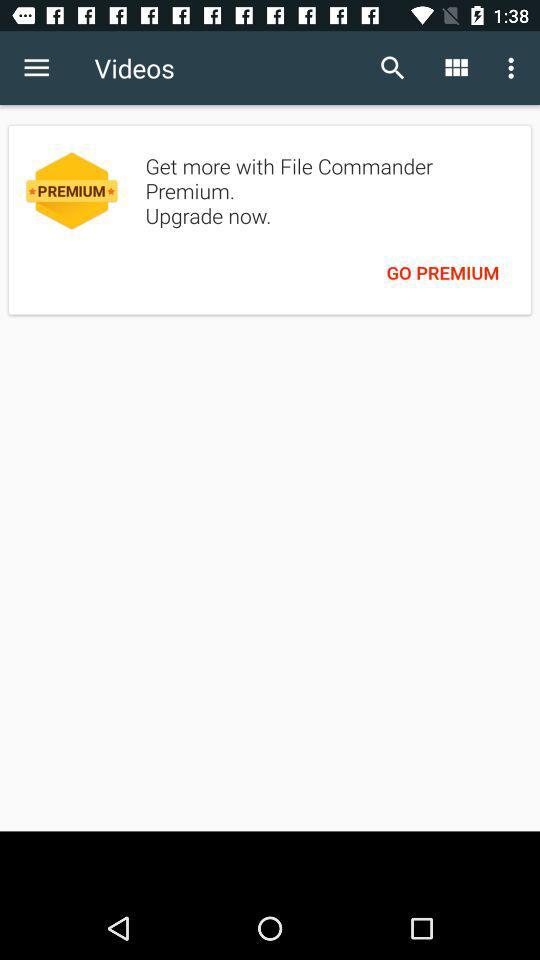 Image resolution: width=540 pixels, height=960 pixels. Describe the element at coordinates (393, 68) in the screenshot. I see `the item next to the videos item` at that location.